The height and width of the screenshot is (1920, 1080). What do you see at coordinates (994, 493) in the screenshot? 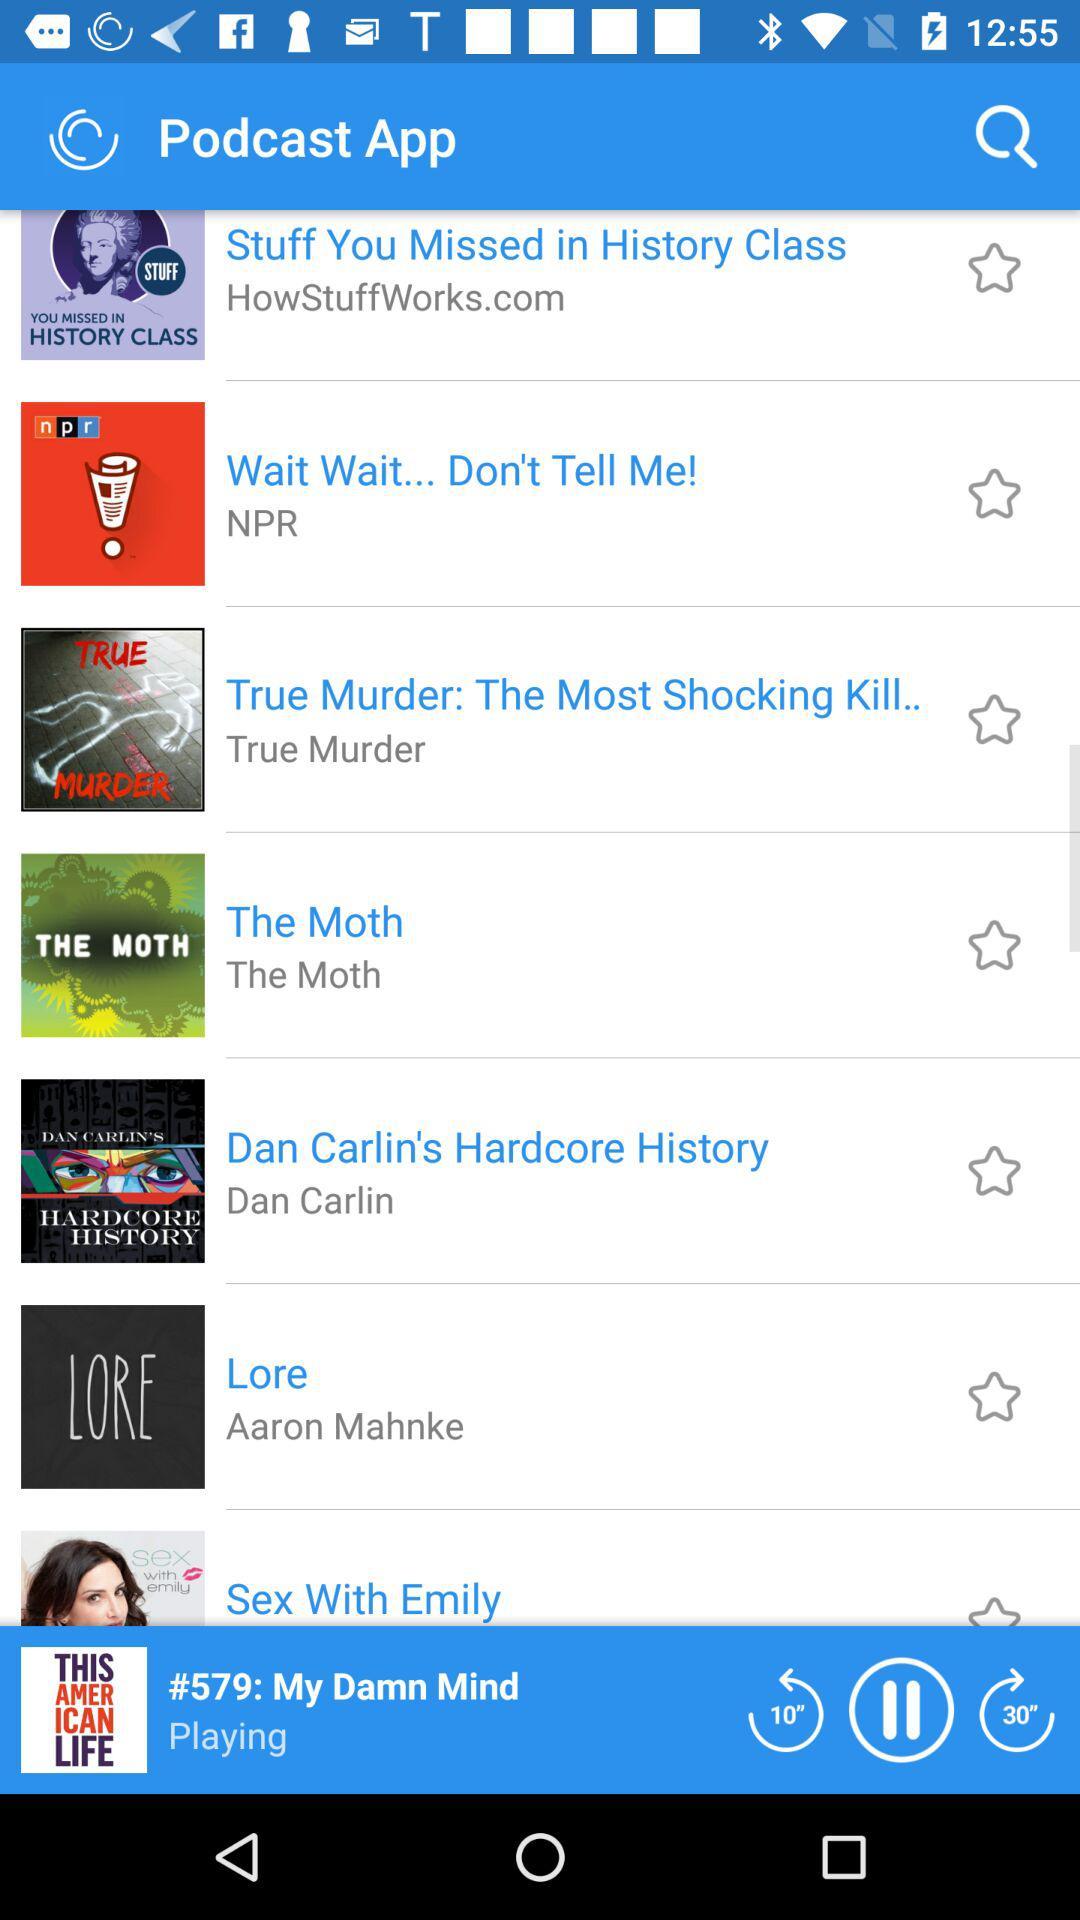
I see `star this podcast` at bounding box center [994, 493].